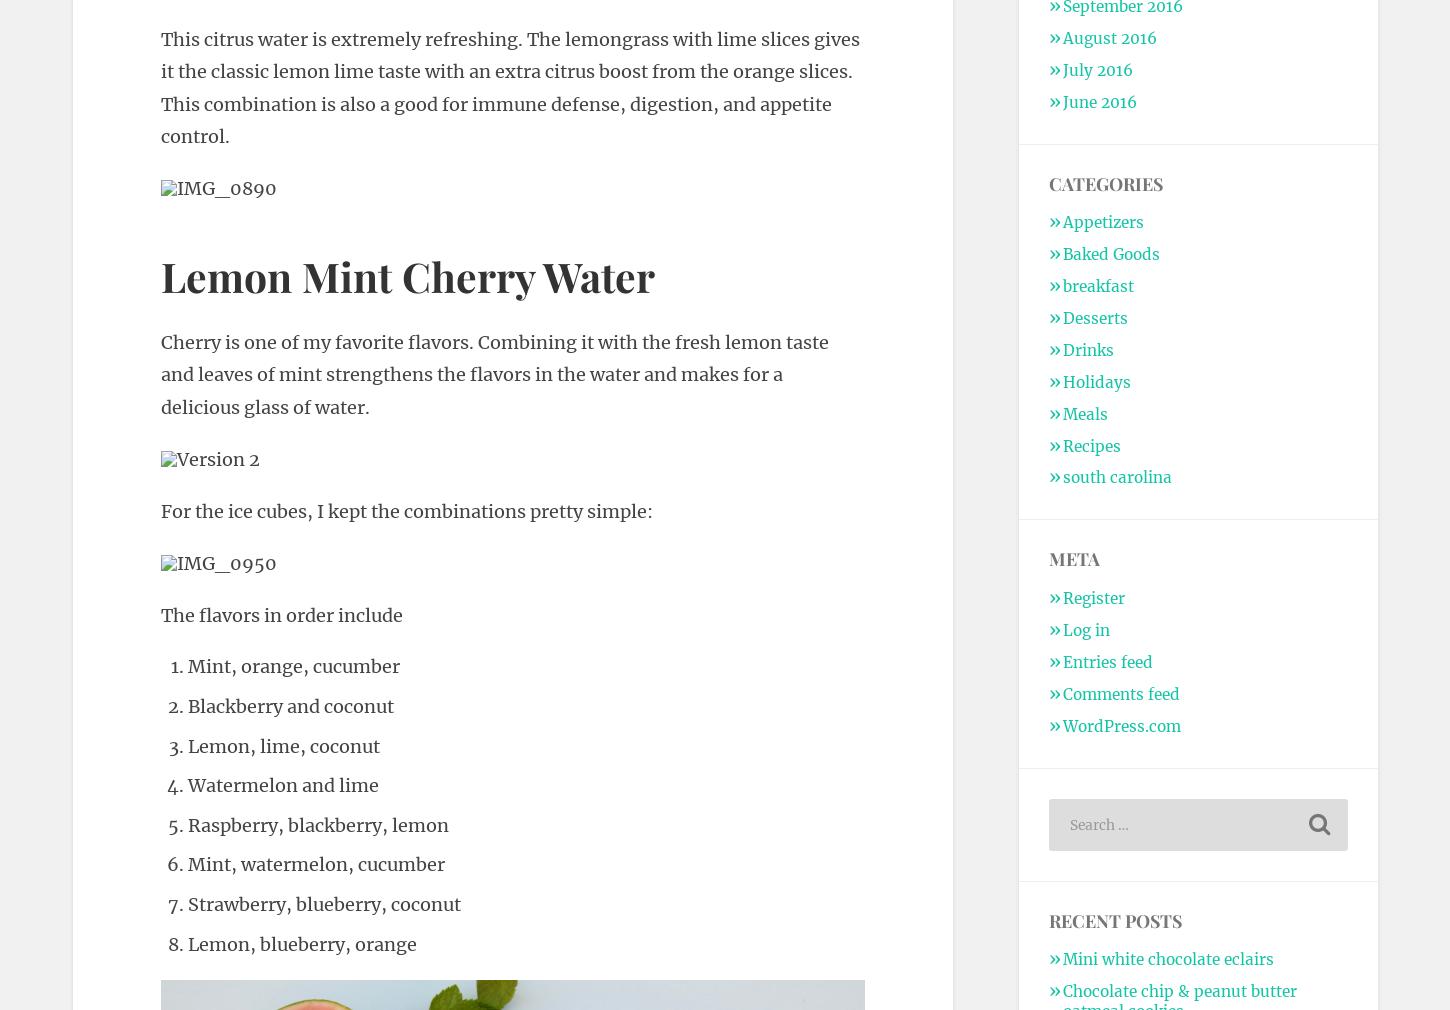  What do you see at coordinates (1096, 68) in the screenshot?
I see `'July 2016'` at bounding box center [1096, 68].